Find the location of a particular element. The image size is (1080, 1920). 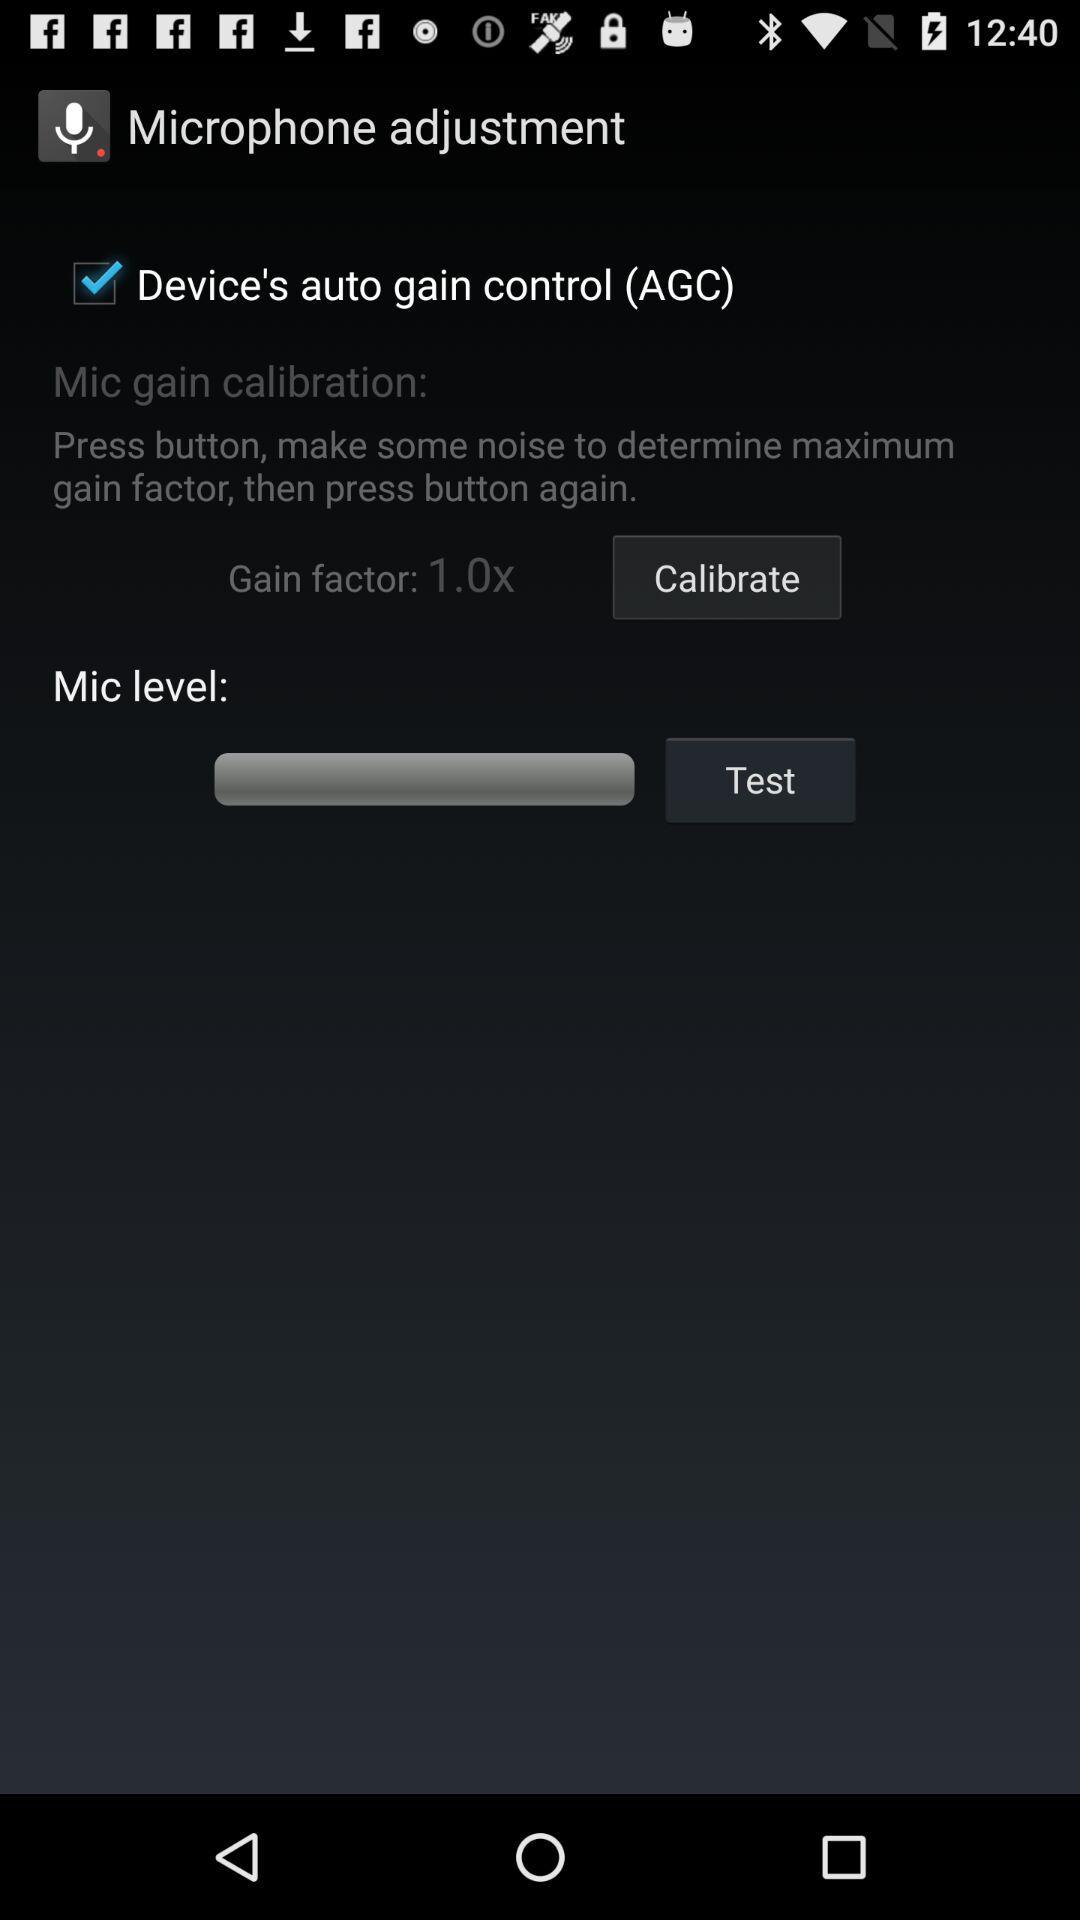

test on the right is located at coordinates (760, 778).